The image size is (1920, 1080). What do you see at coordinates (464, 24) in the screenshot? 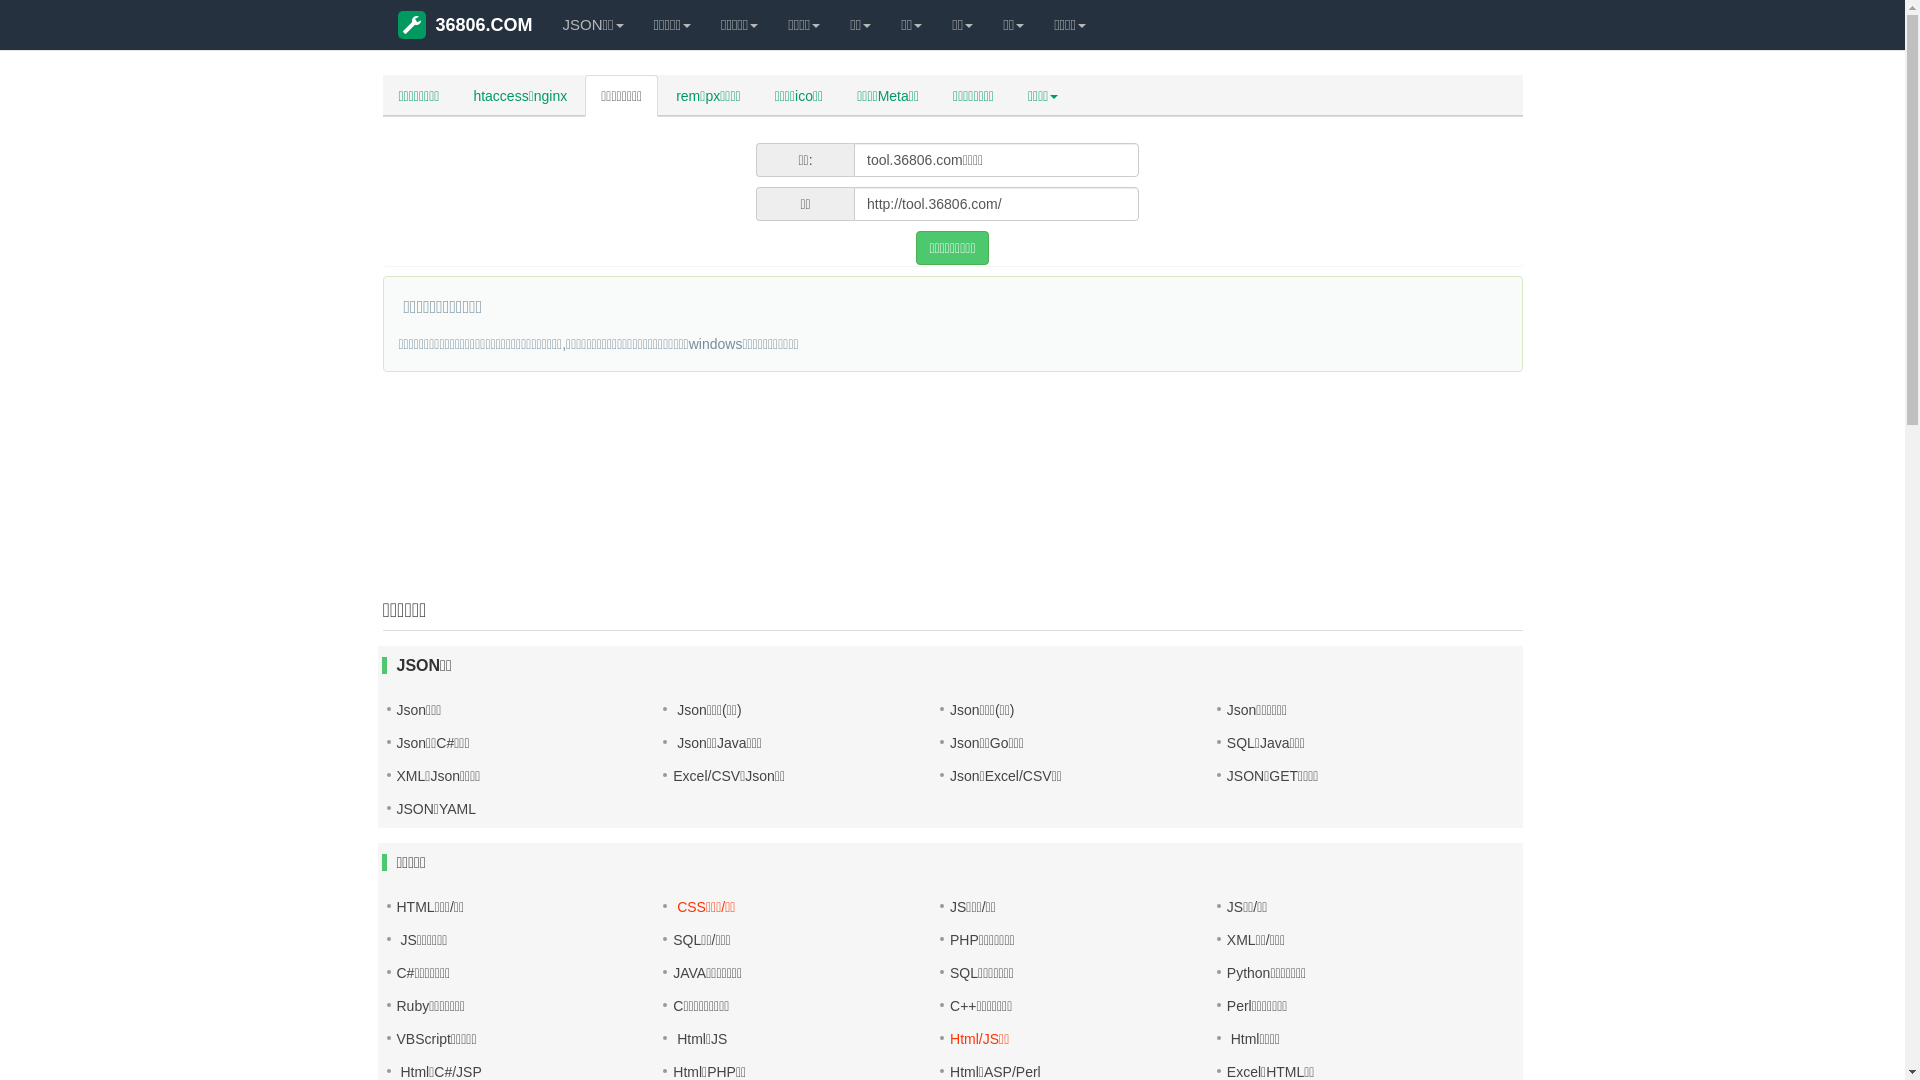
I see `'36806.COM'` at bounding box center [464, 24].